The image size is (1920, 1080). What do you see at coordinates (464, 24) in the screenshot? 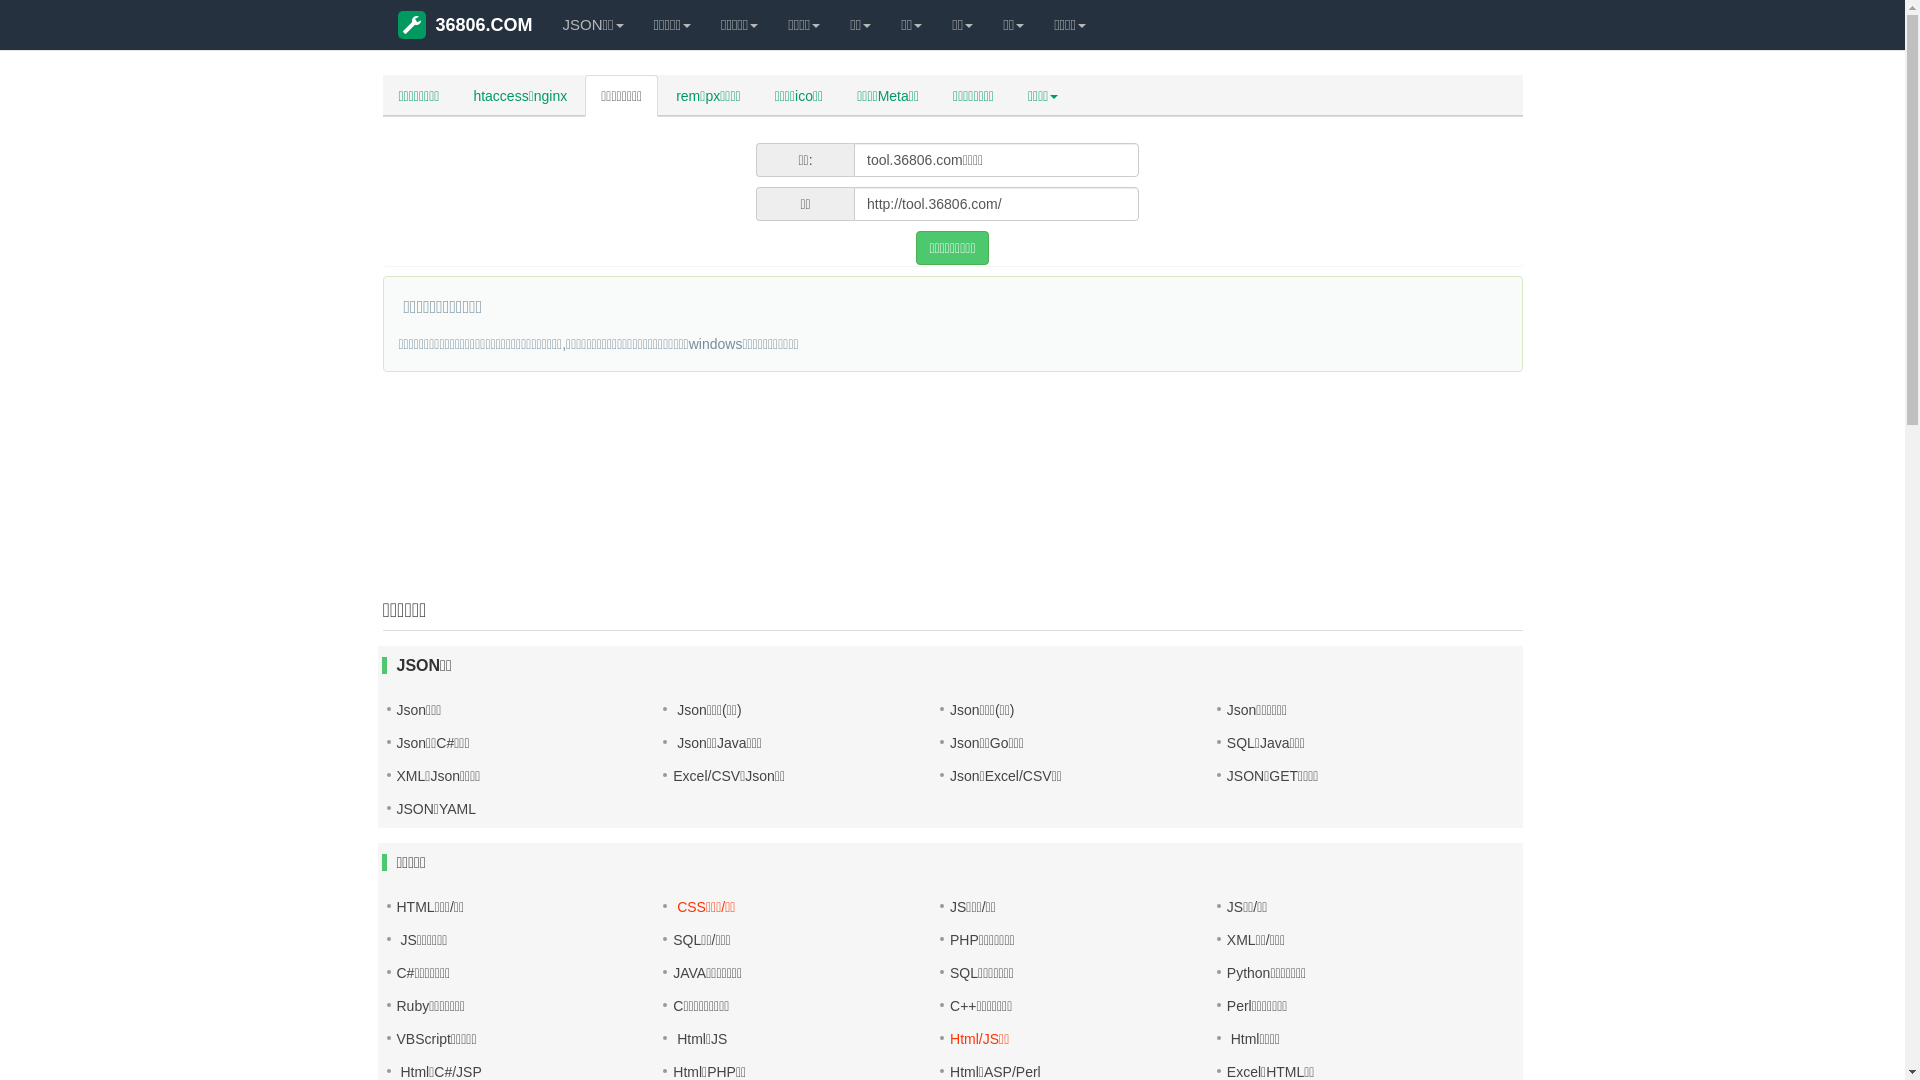
I see `'36806.COM'` at bounding box center [464, 24].